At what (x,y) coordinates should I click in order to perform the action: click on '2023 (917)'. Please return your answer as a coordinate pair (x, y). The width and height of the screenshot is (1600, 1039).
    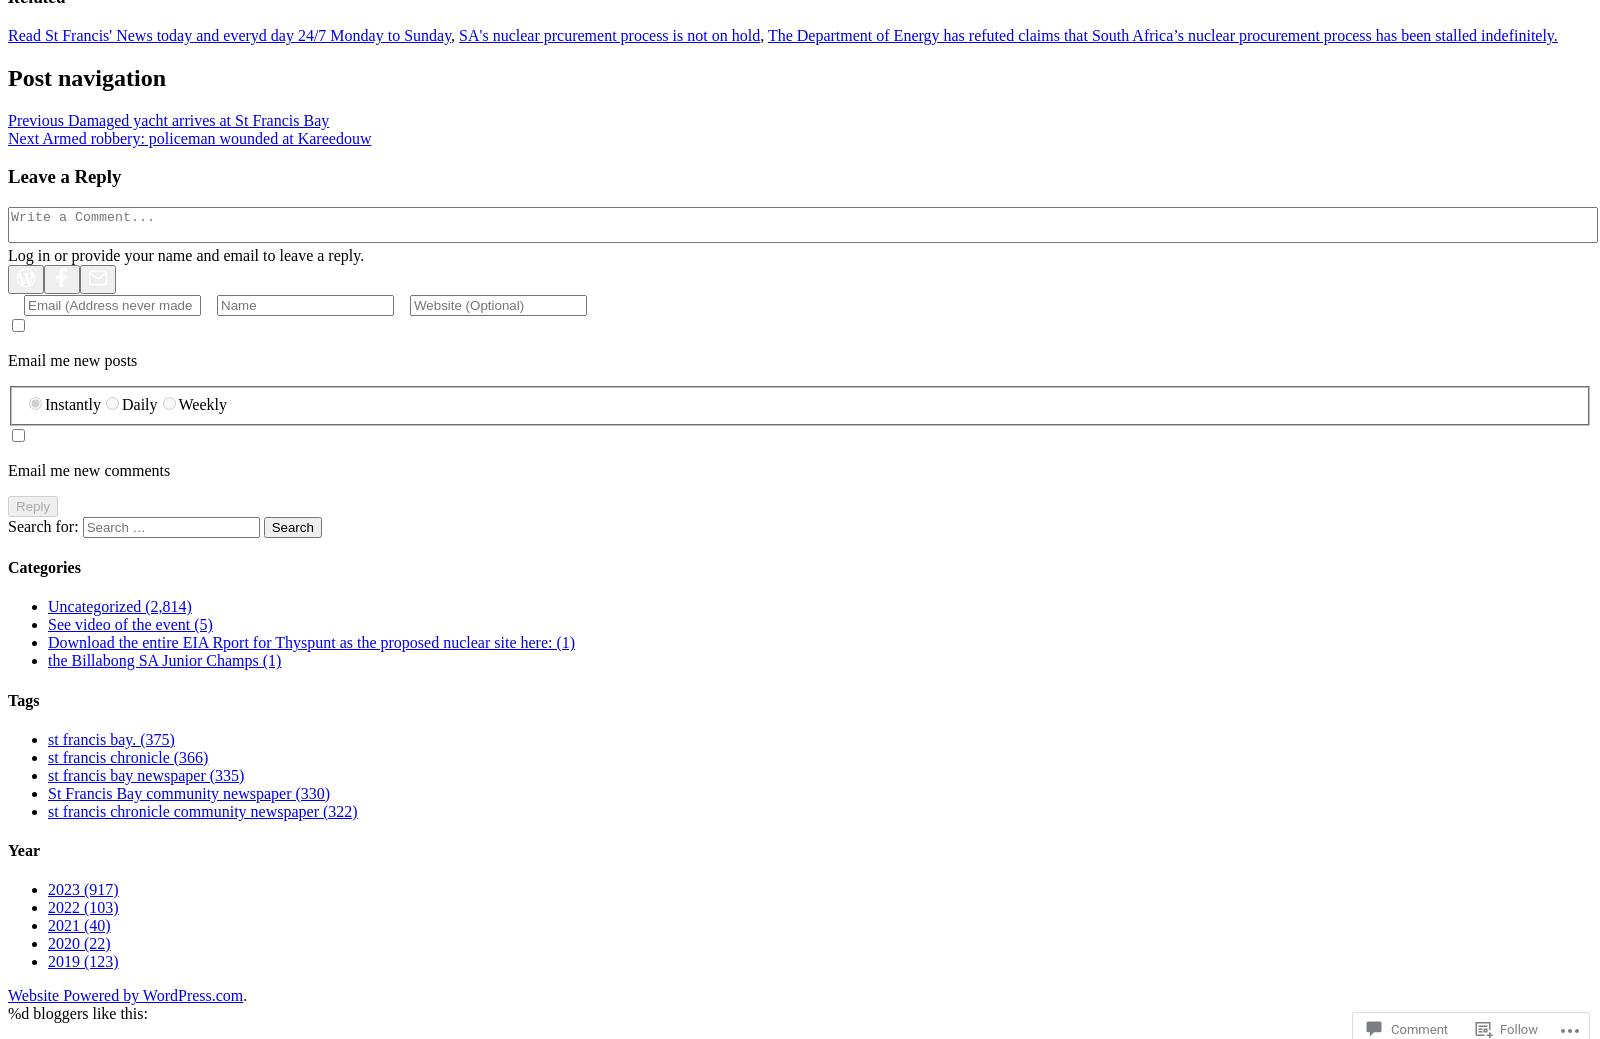
    Looking at the image, I should click on (82, 889).